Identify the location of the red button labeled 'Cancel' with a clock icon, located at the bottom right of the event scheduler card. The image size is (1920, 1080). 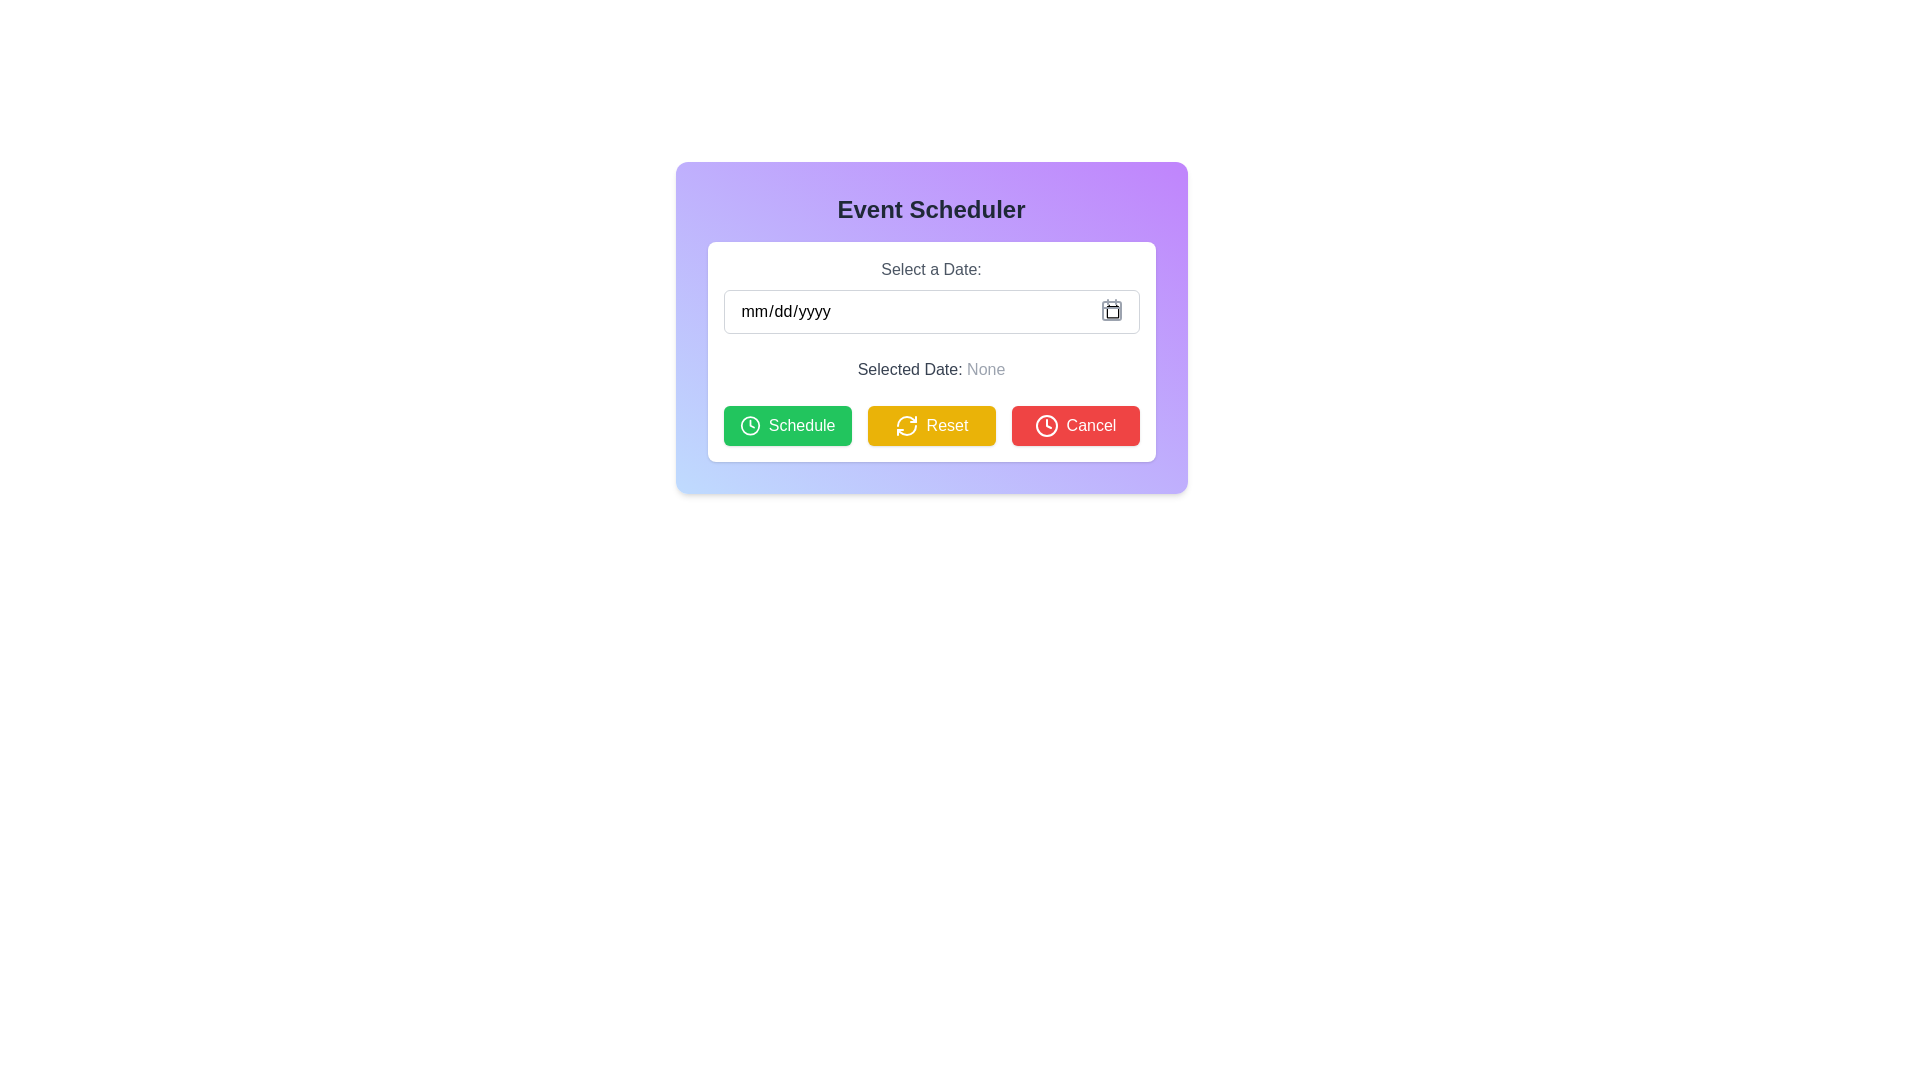
(1074, 424).